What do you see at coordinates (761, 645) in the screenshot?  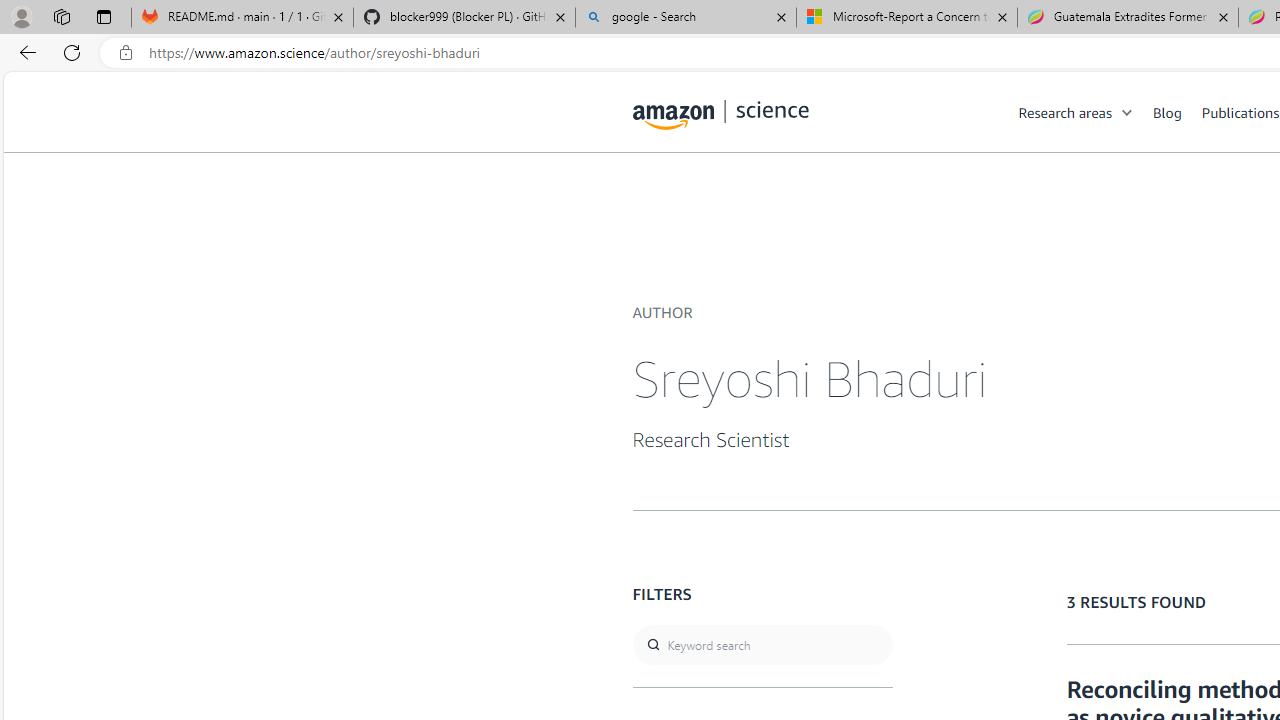 I see `'search'` at bounding box center [761, 645].